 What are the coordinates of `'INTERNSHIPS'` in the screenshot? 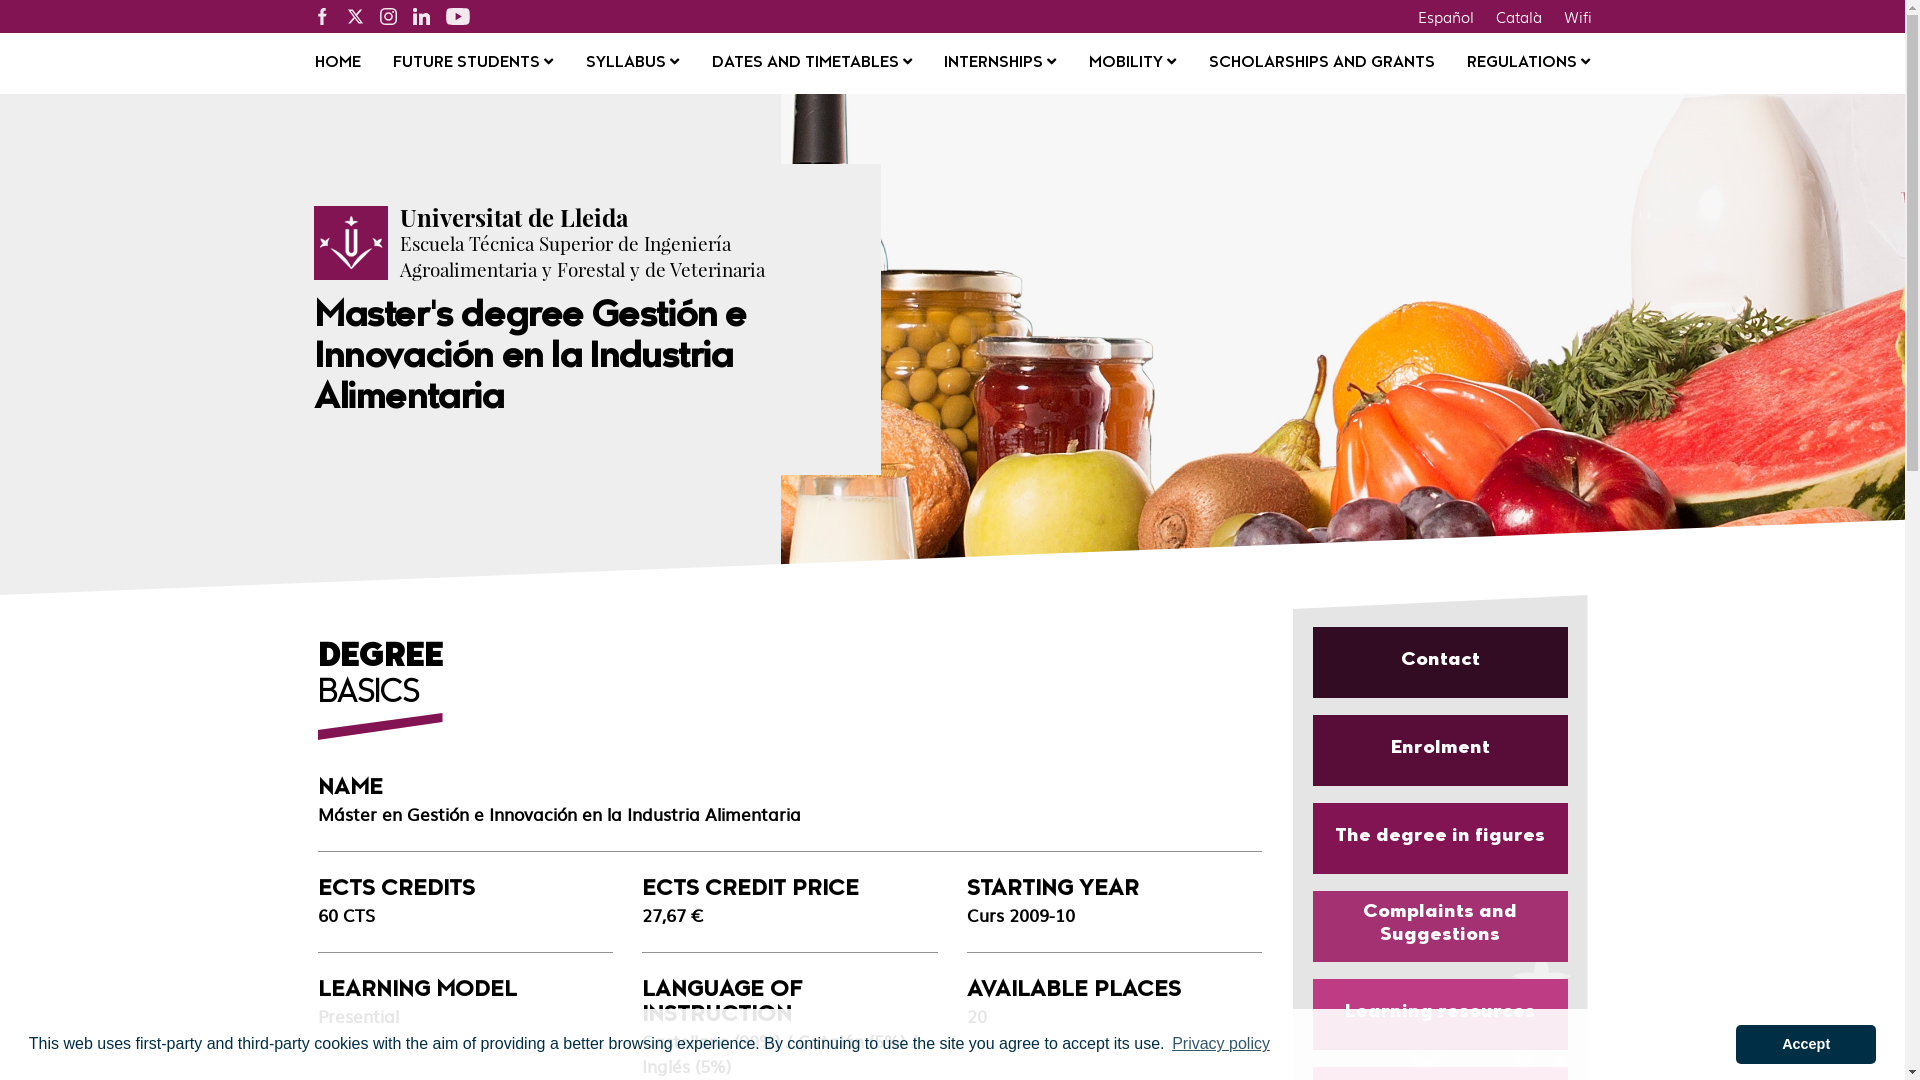 It's located at (999, 62).